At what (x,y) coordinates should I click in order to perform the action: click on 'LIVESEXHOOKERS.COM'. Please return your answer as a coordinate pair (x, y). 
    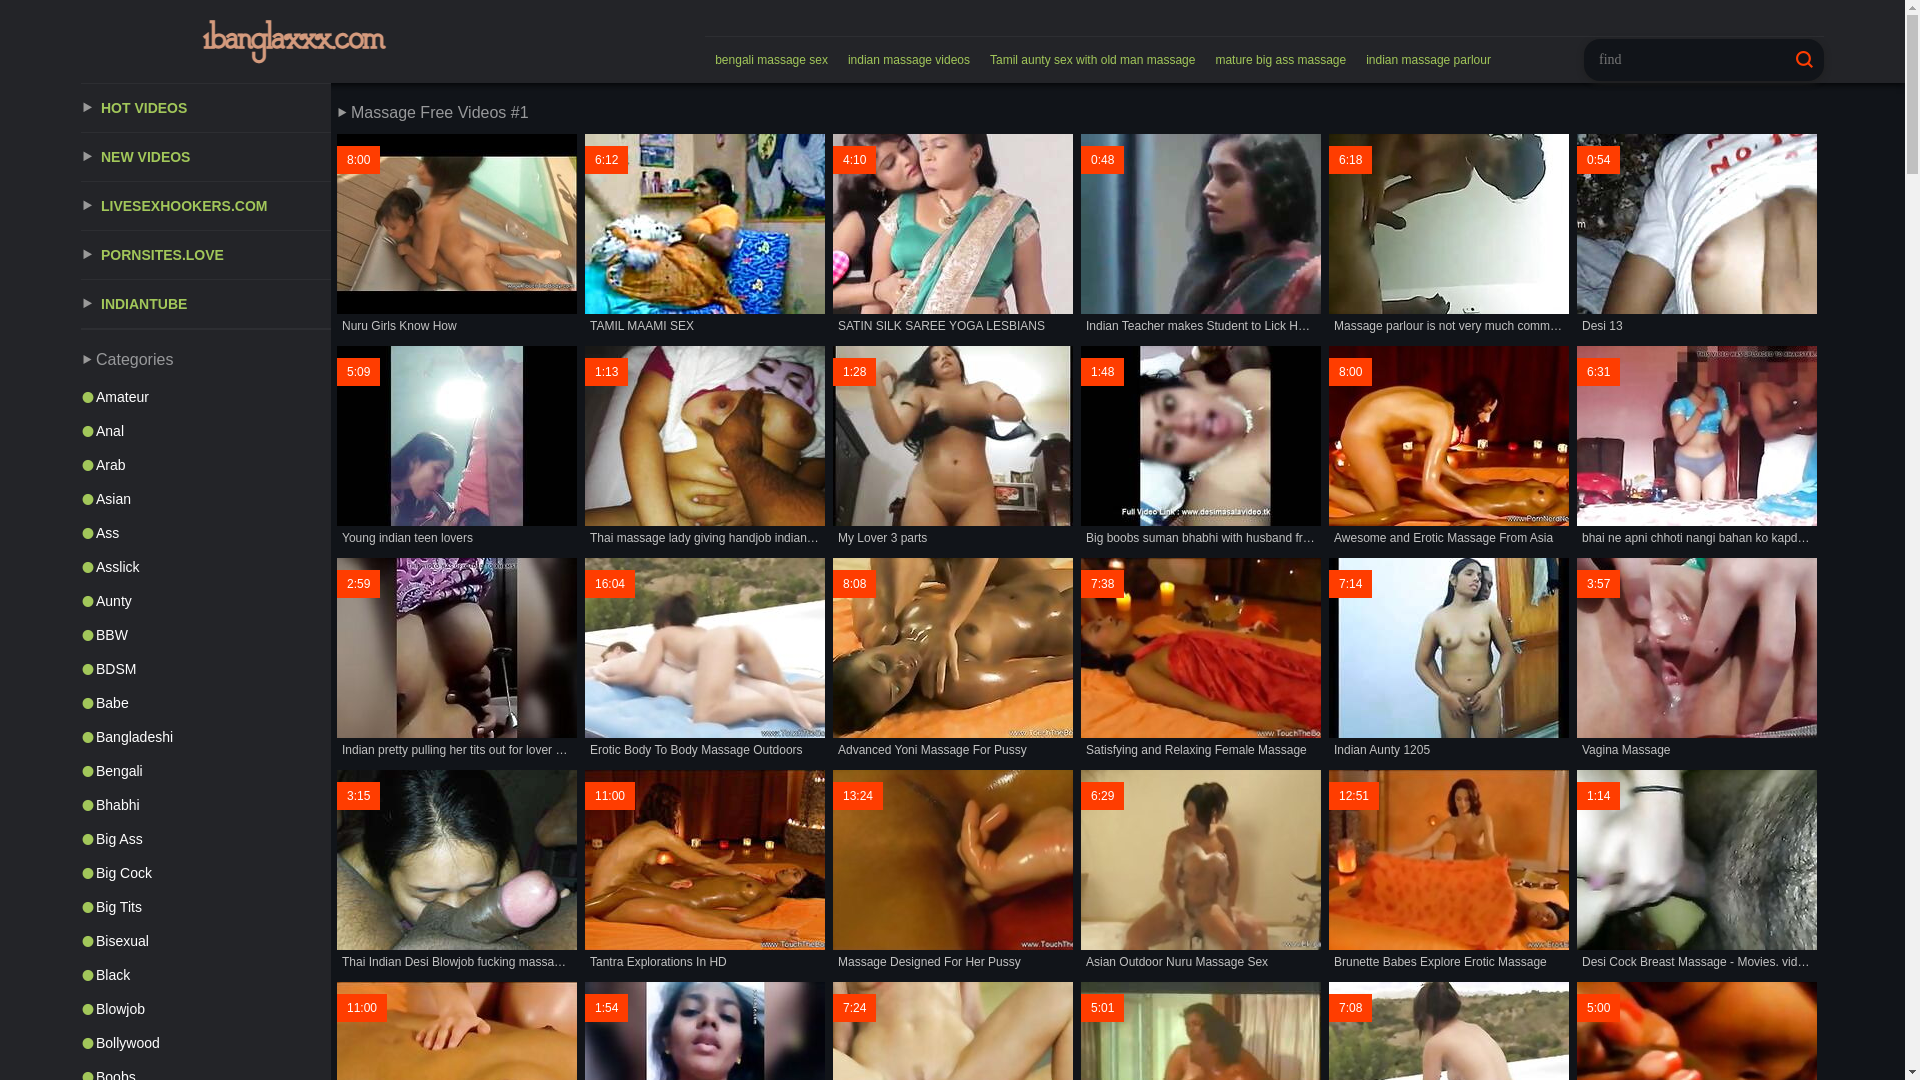
    Looking at the image, I should click on (206, 206).